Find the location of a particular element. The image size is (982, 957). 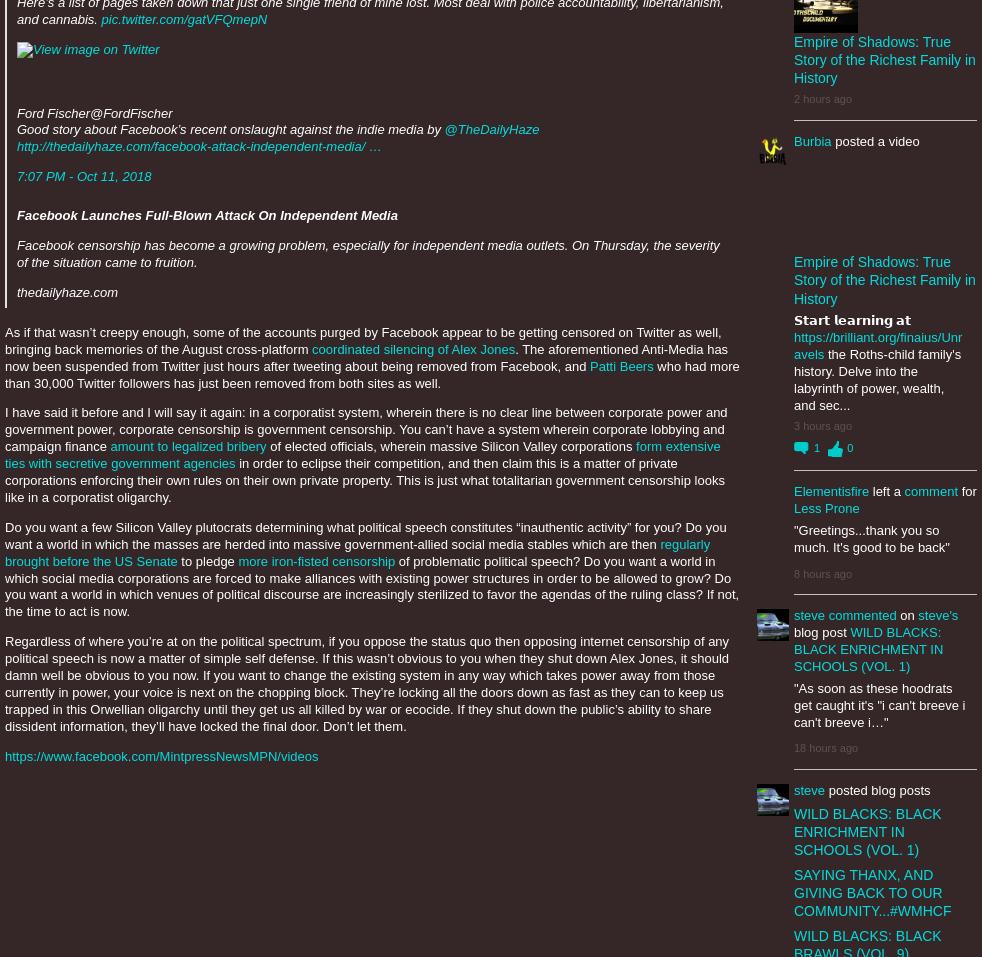

'Elementisfire' is located at coordinates (833, 491).